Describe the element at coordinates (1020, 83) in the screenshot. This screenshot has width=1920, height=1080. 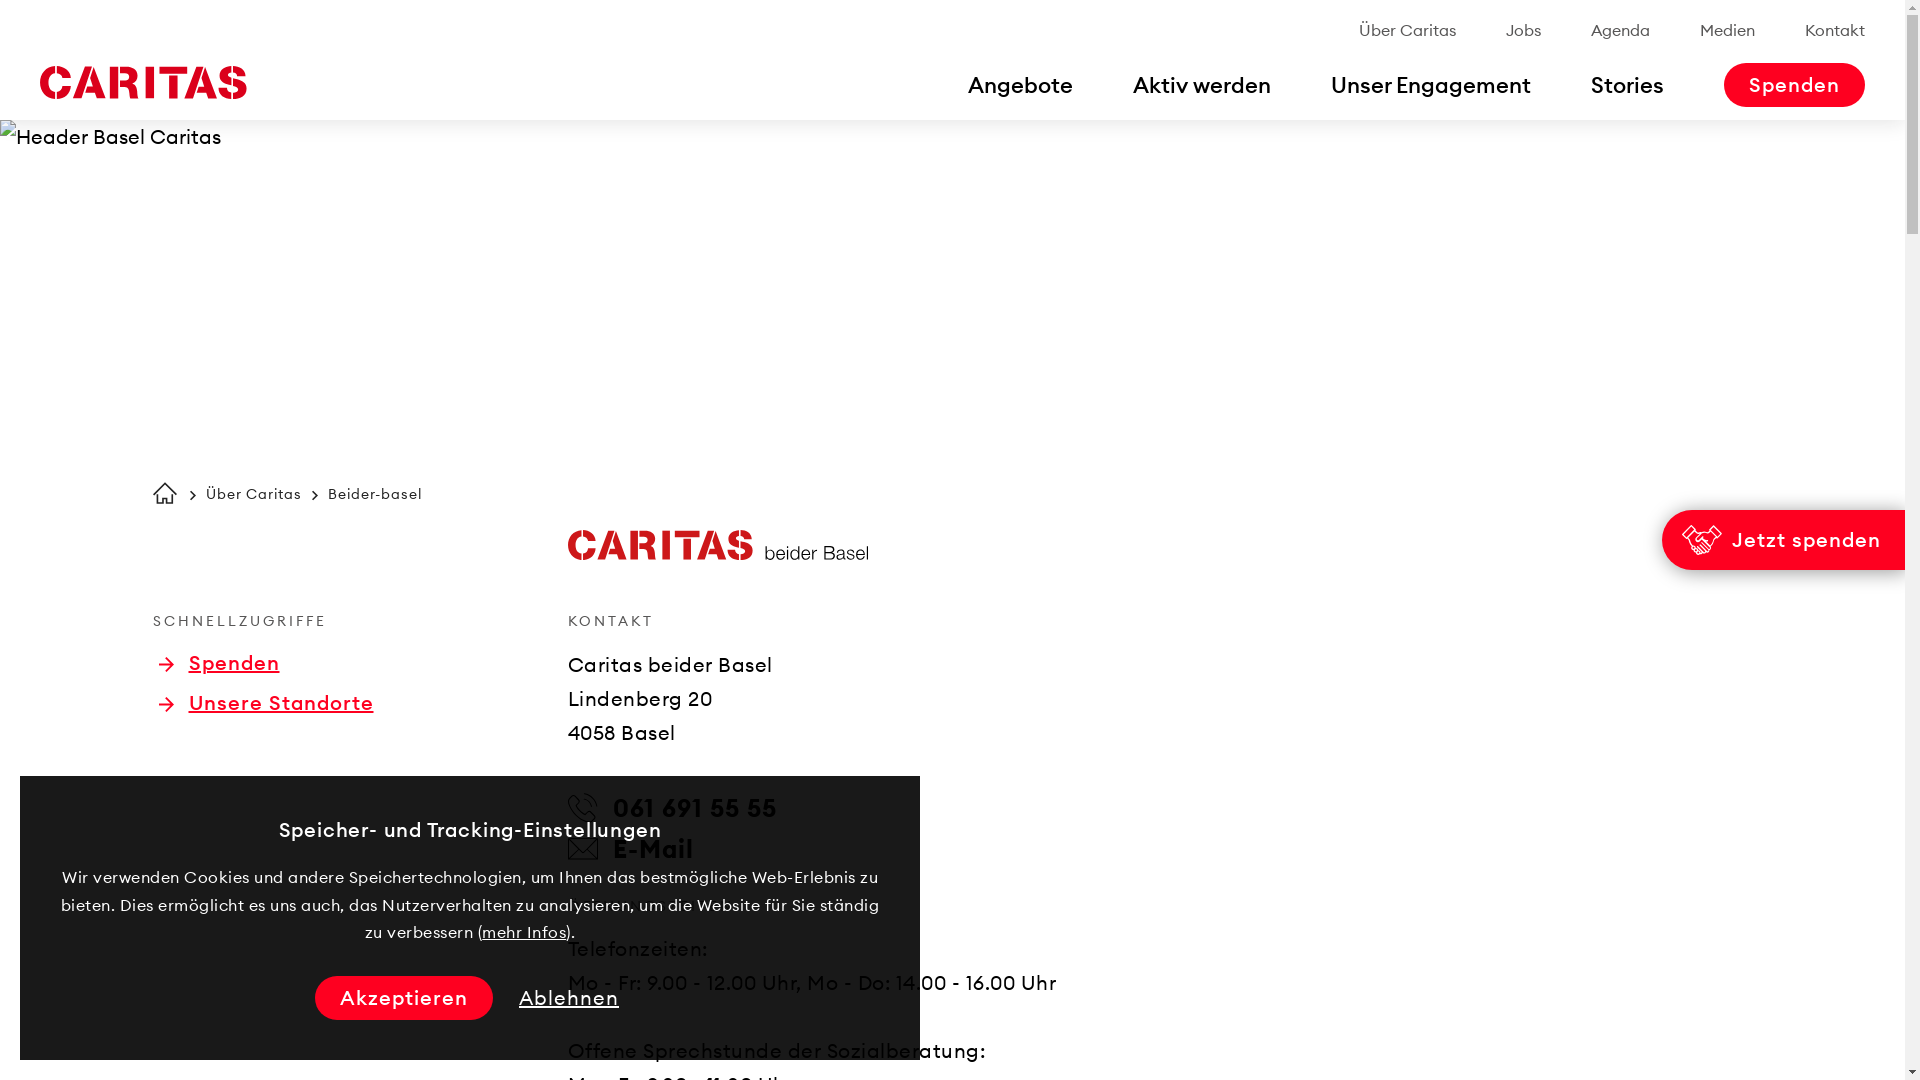
I see `'Angebote'` at that location.